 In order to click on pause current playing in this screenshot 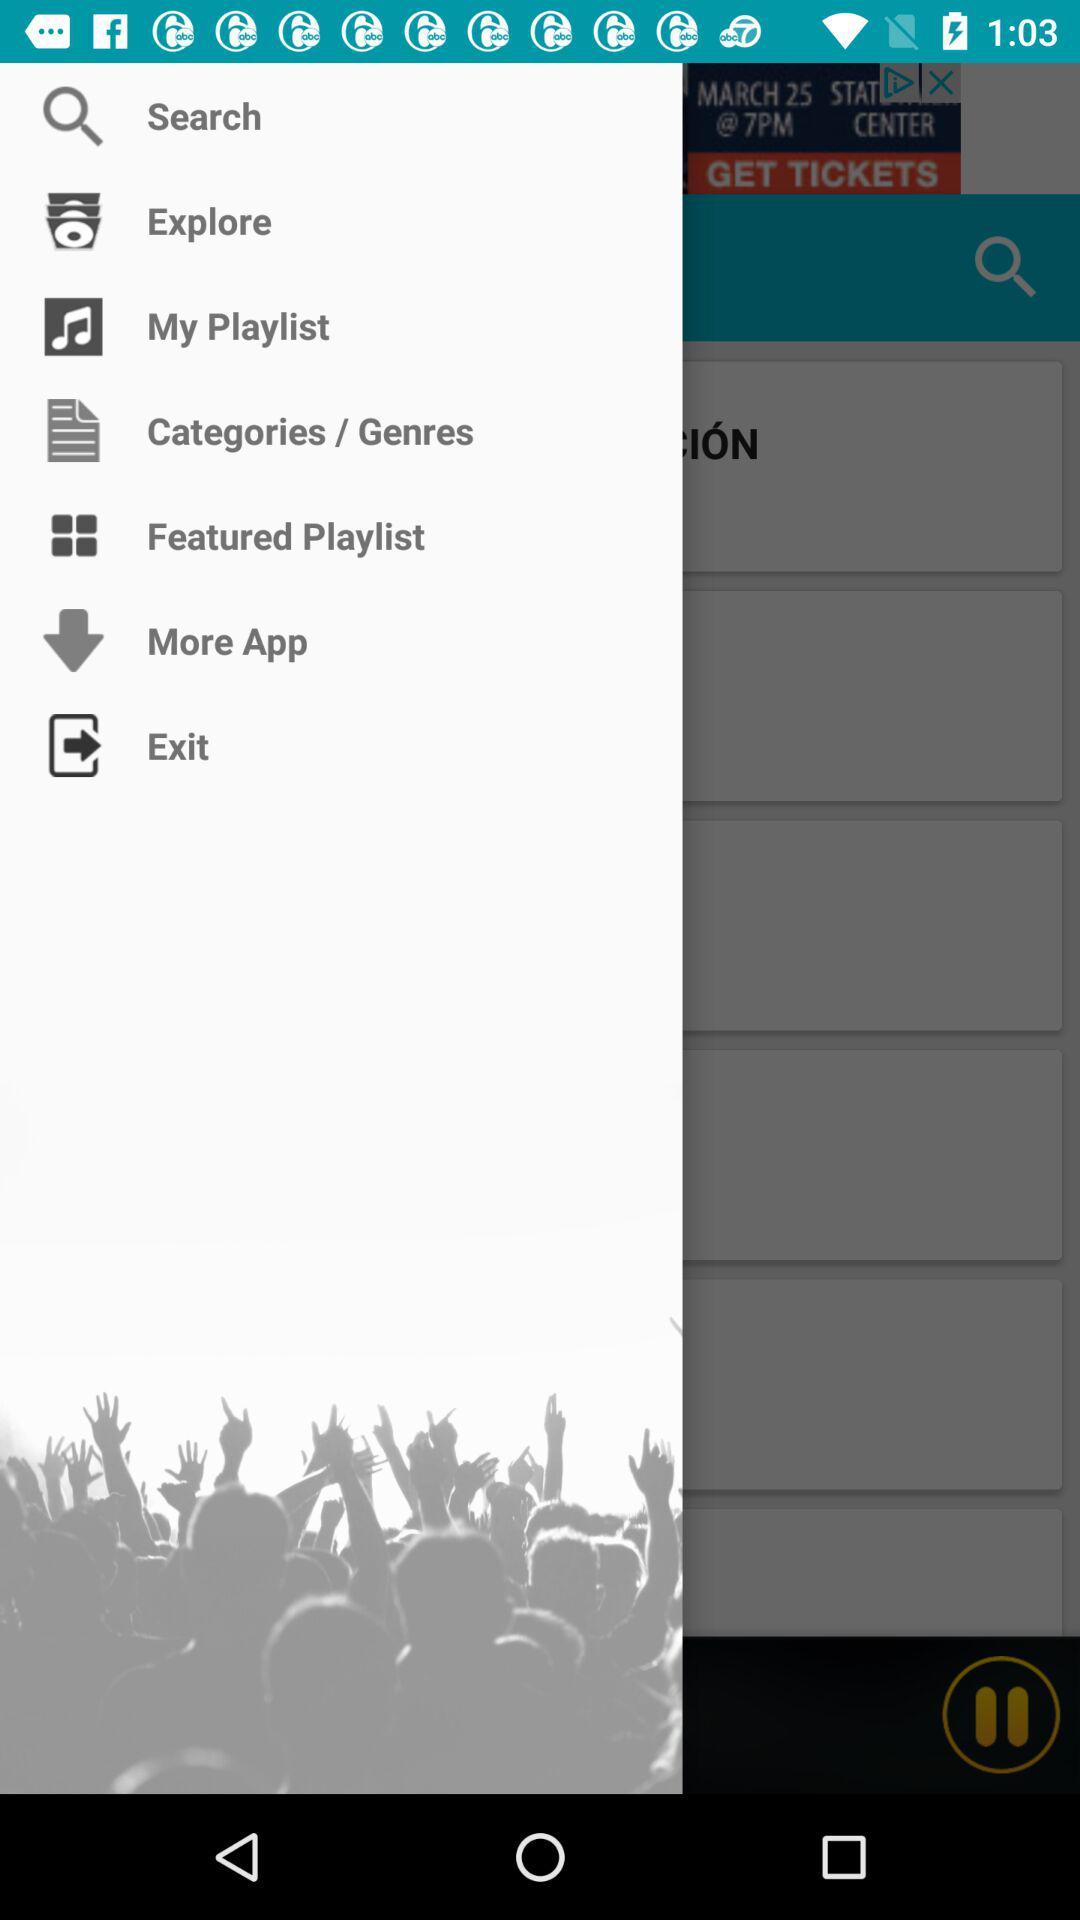, I will do `click(1001, 1714)`.